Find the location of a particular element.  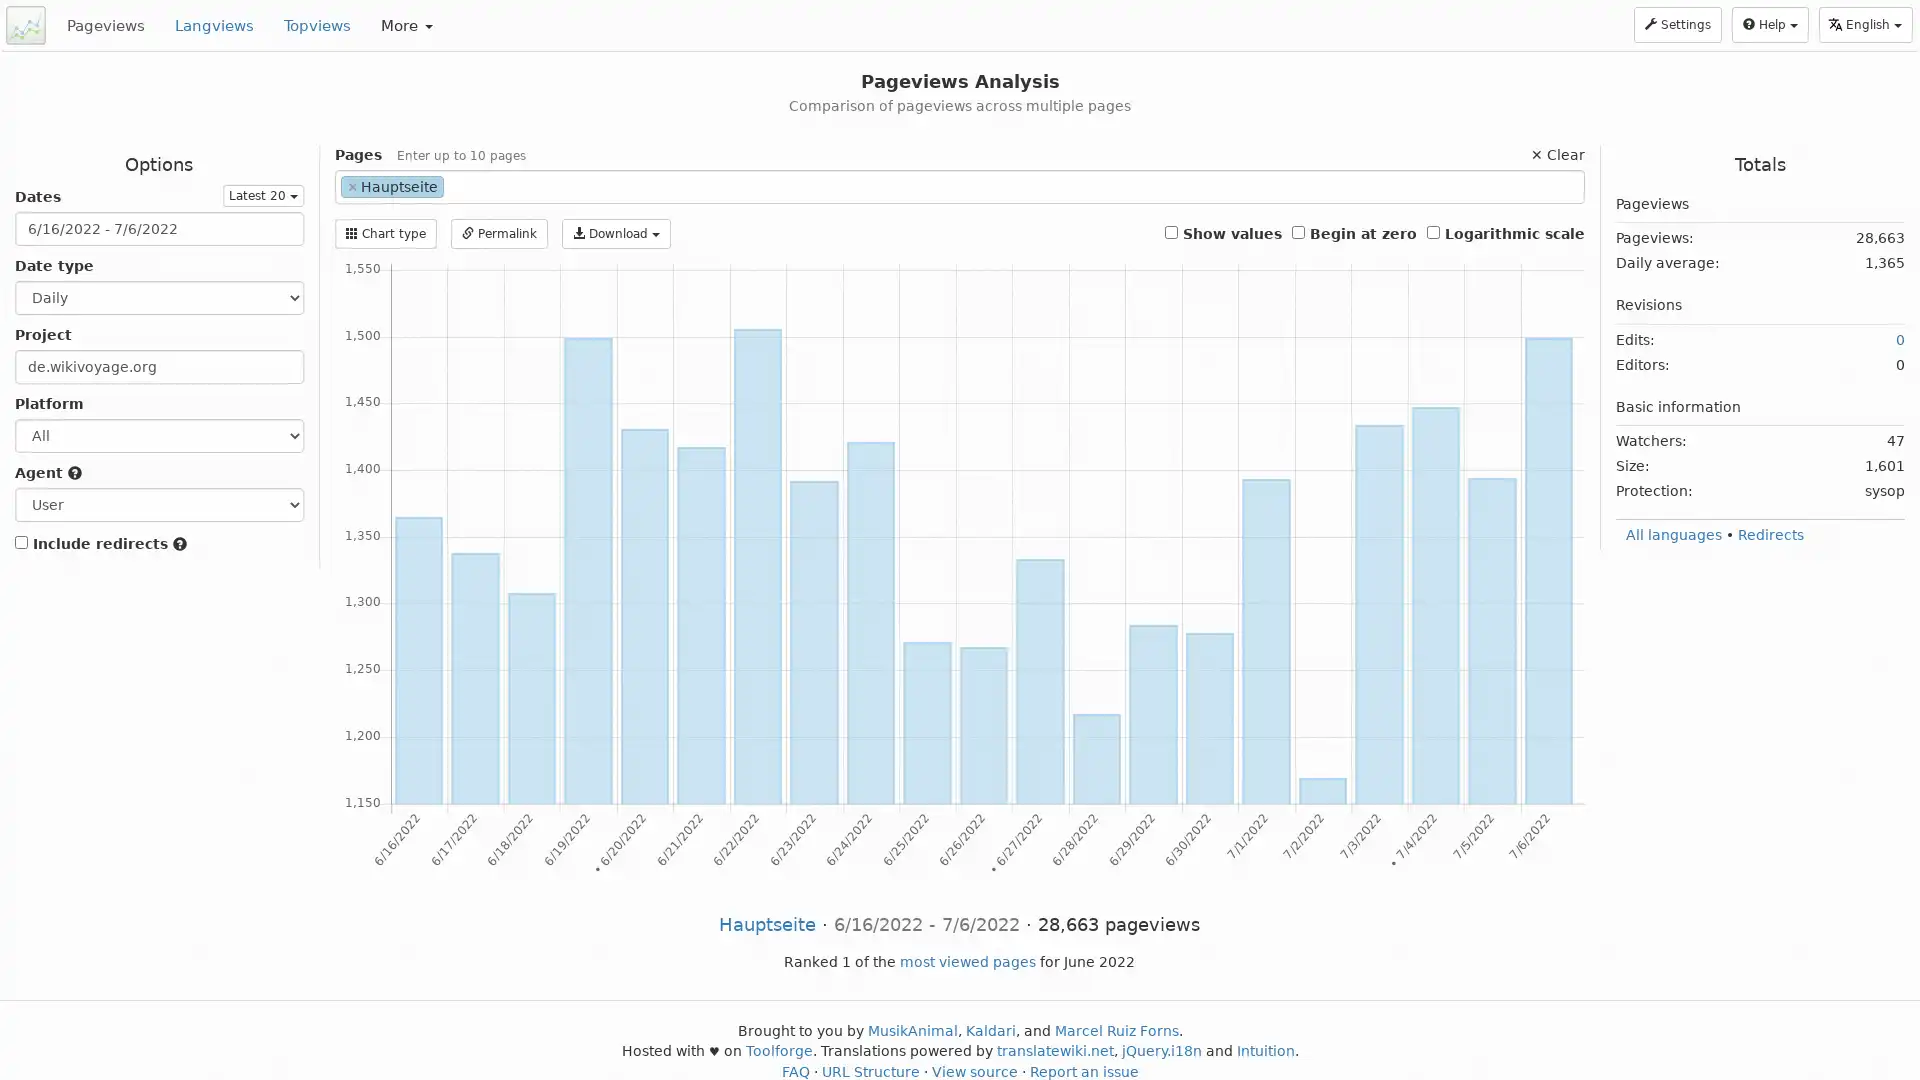

Chart type is located at coordinates (384, 233).